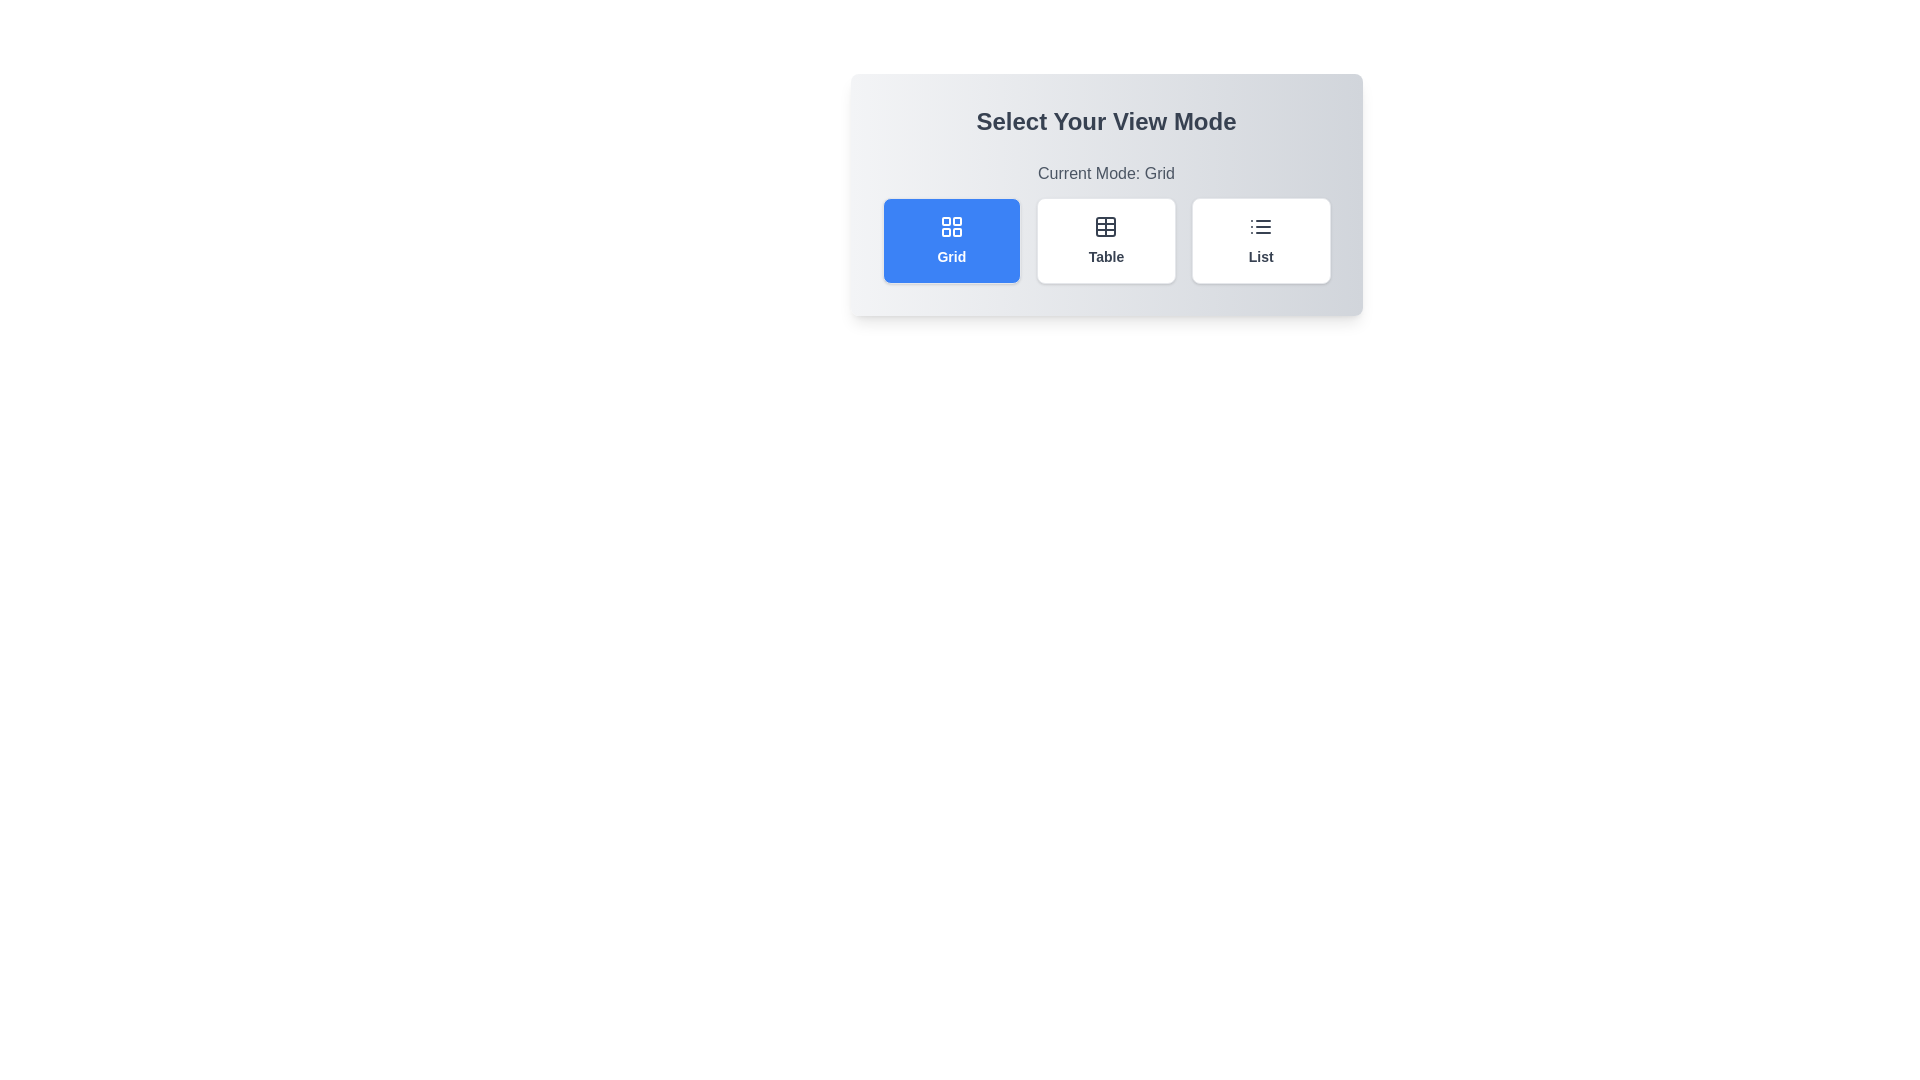 This screenshot has width=1920, height=1080. Describe the element at coordinates (950, 256) in the screenshot. I see `the 'Grid' label, which is styled in bold and small white font on a blue background, located inside a blue rectangular button on the leftmost side of three buttons representing different view modes` at that location.